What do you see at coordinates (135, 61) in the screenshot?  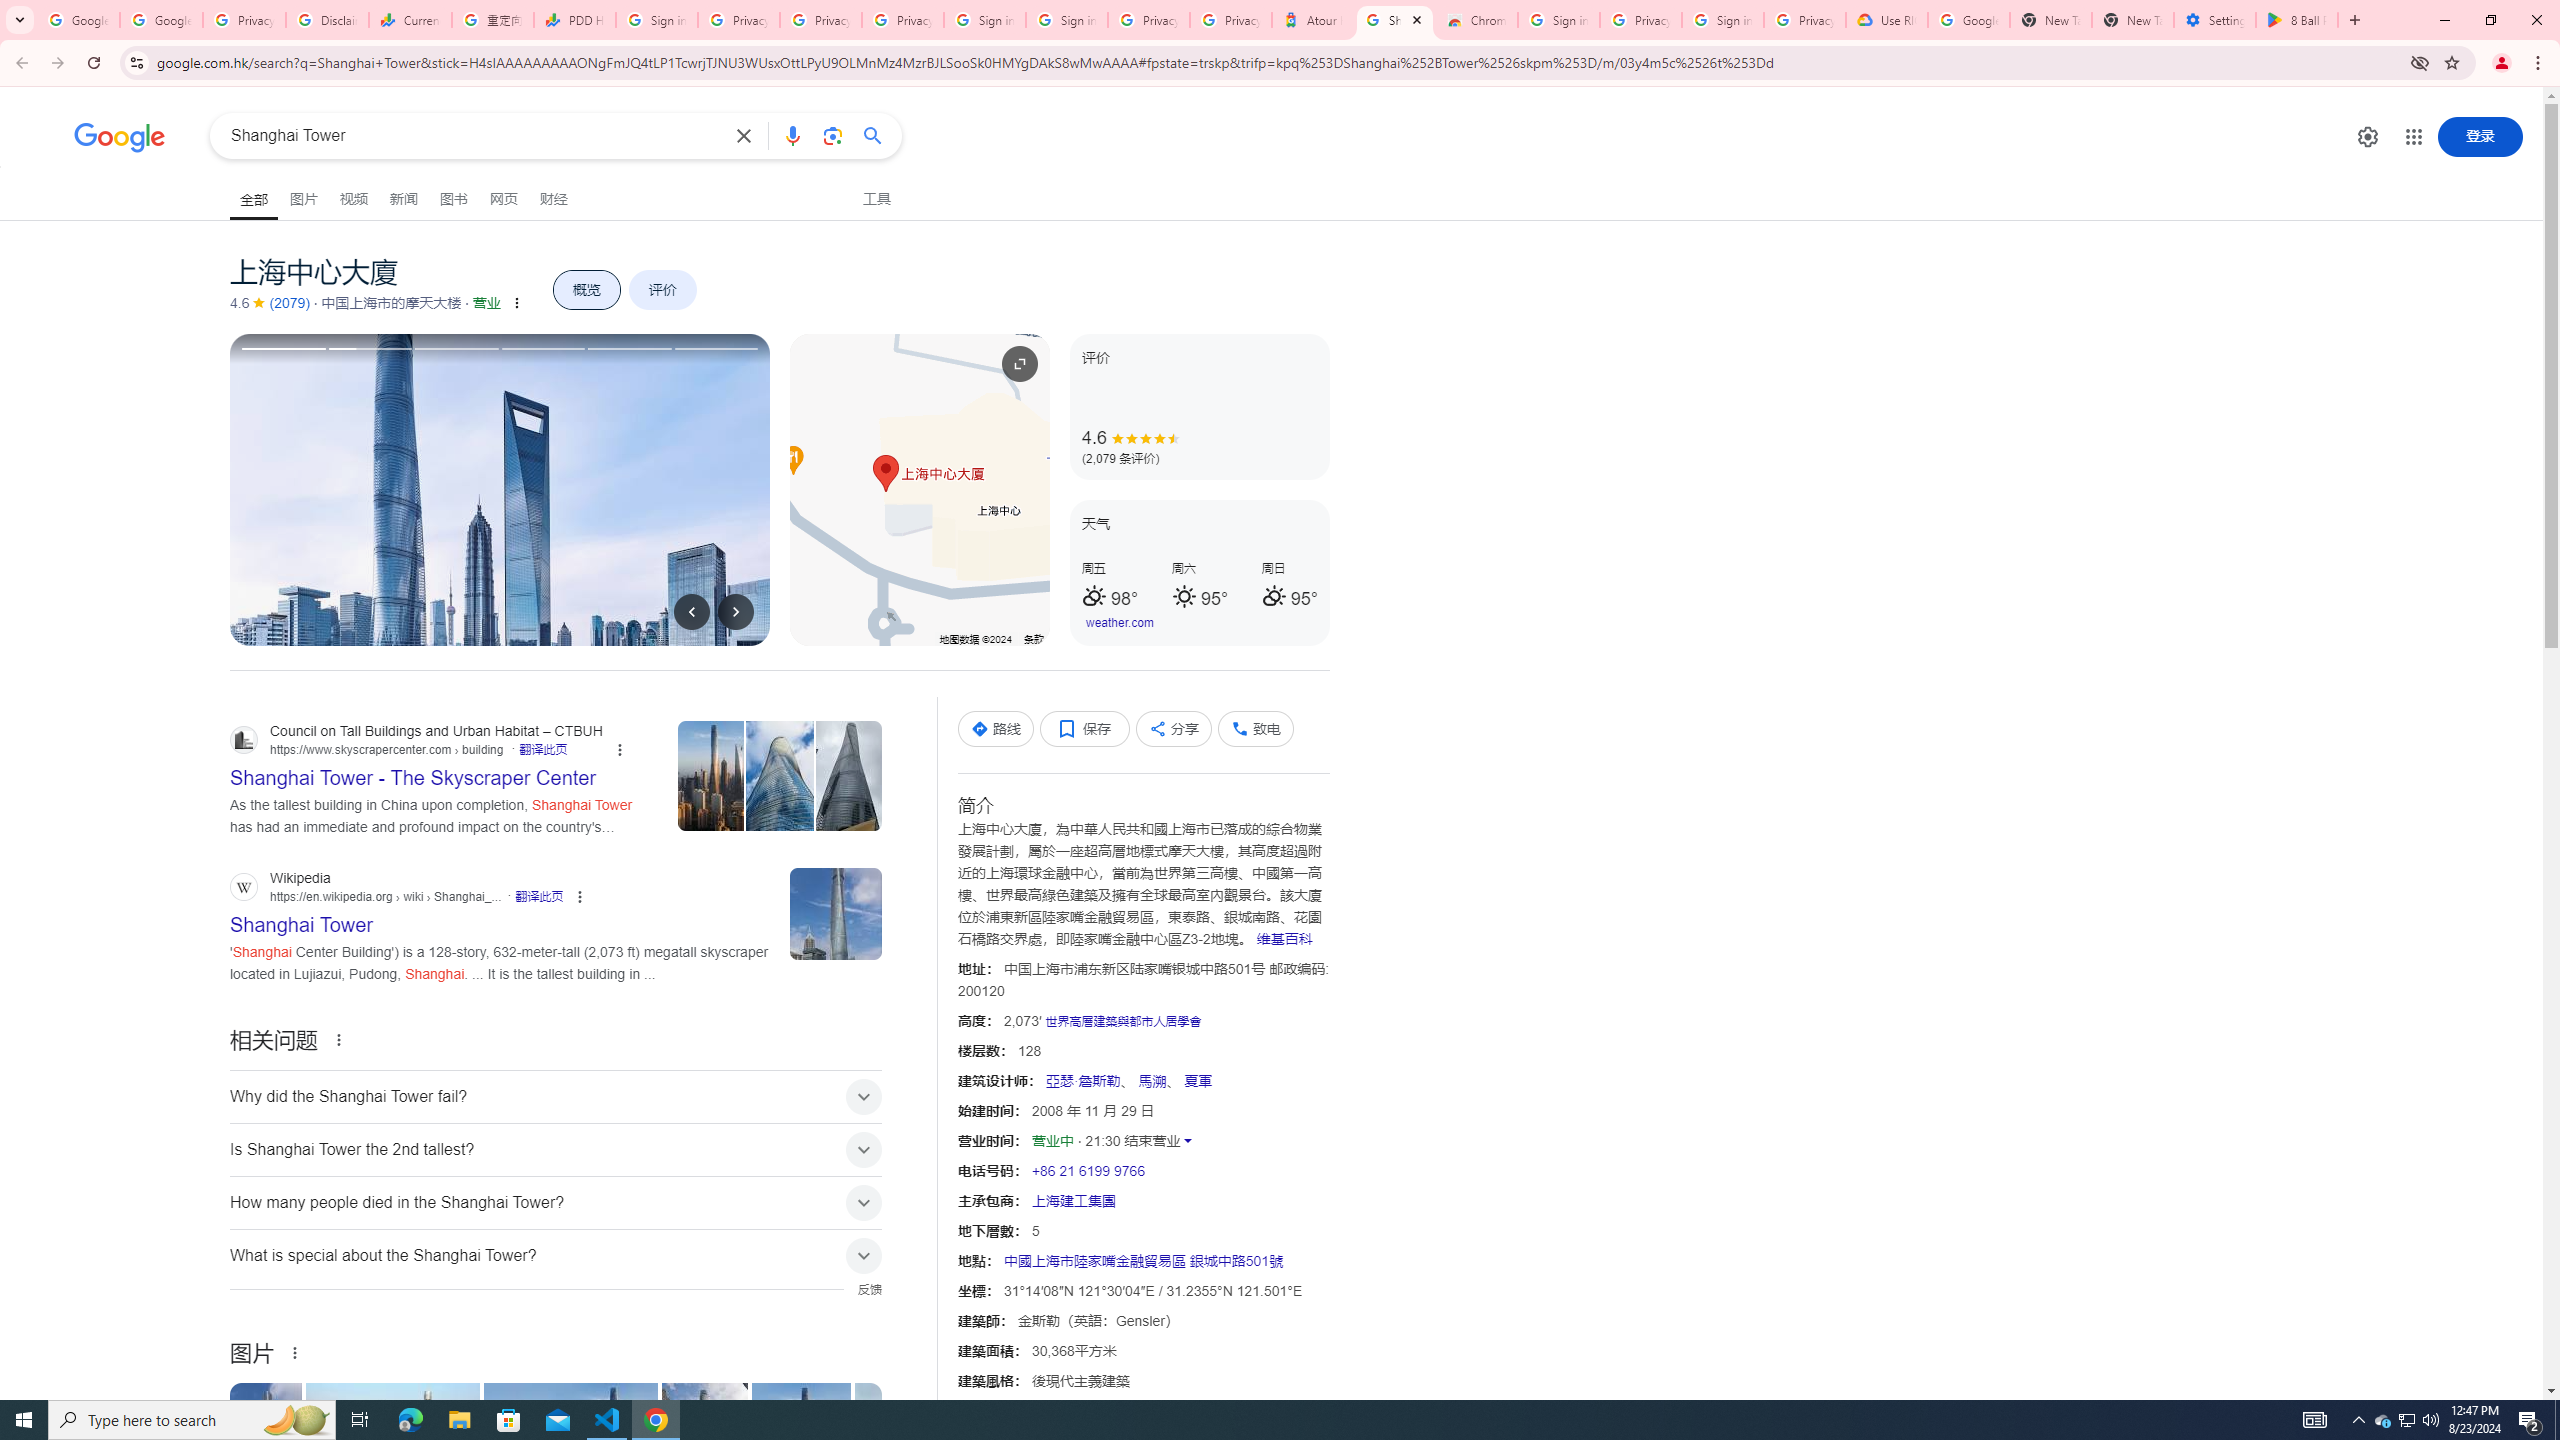 I see `'View site information'` at bounding box center [135, 61].